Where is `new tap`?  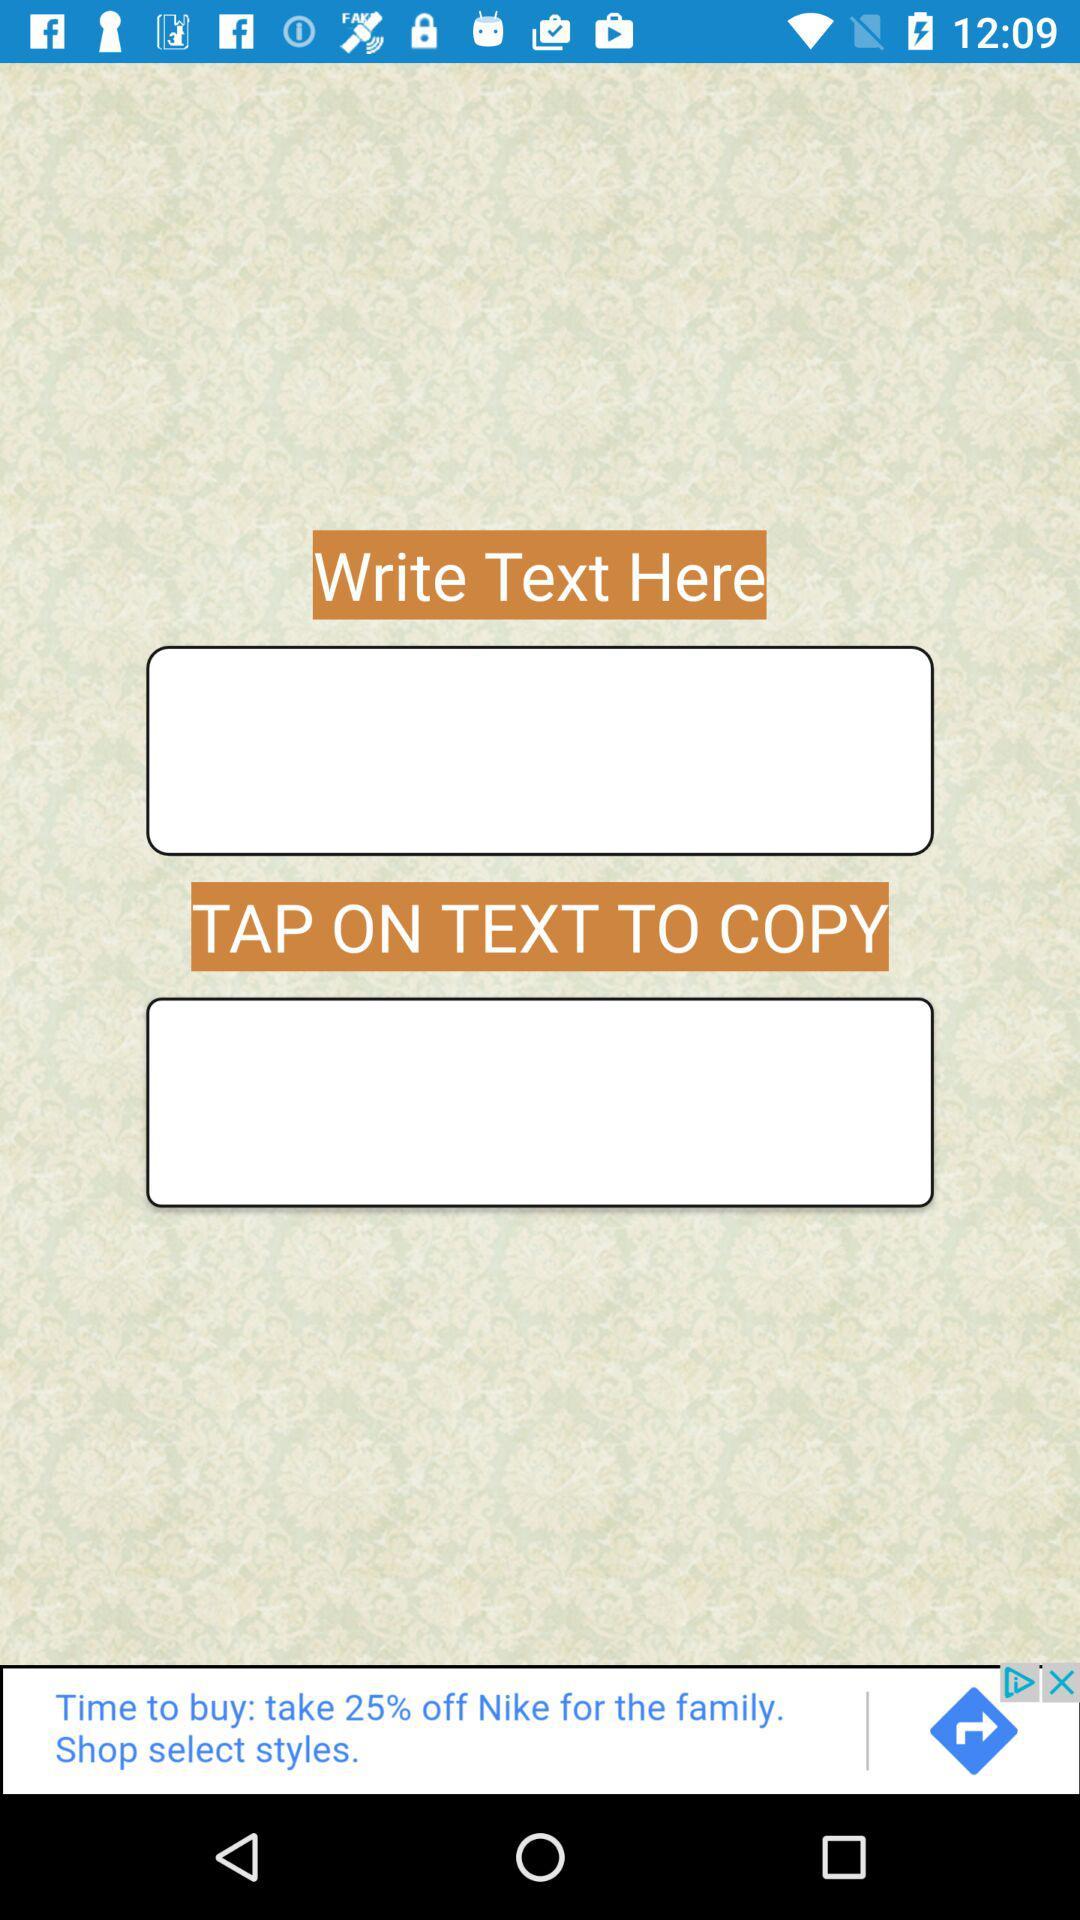
new tap is located at coordinates (540, 1101).